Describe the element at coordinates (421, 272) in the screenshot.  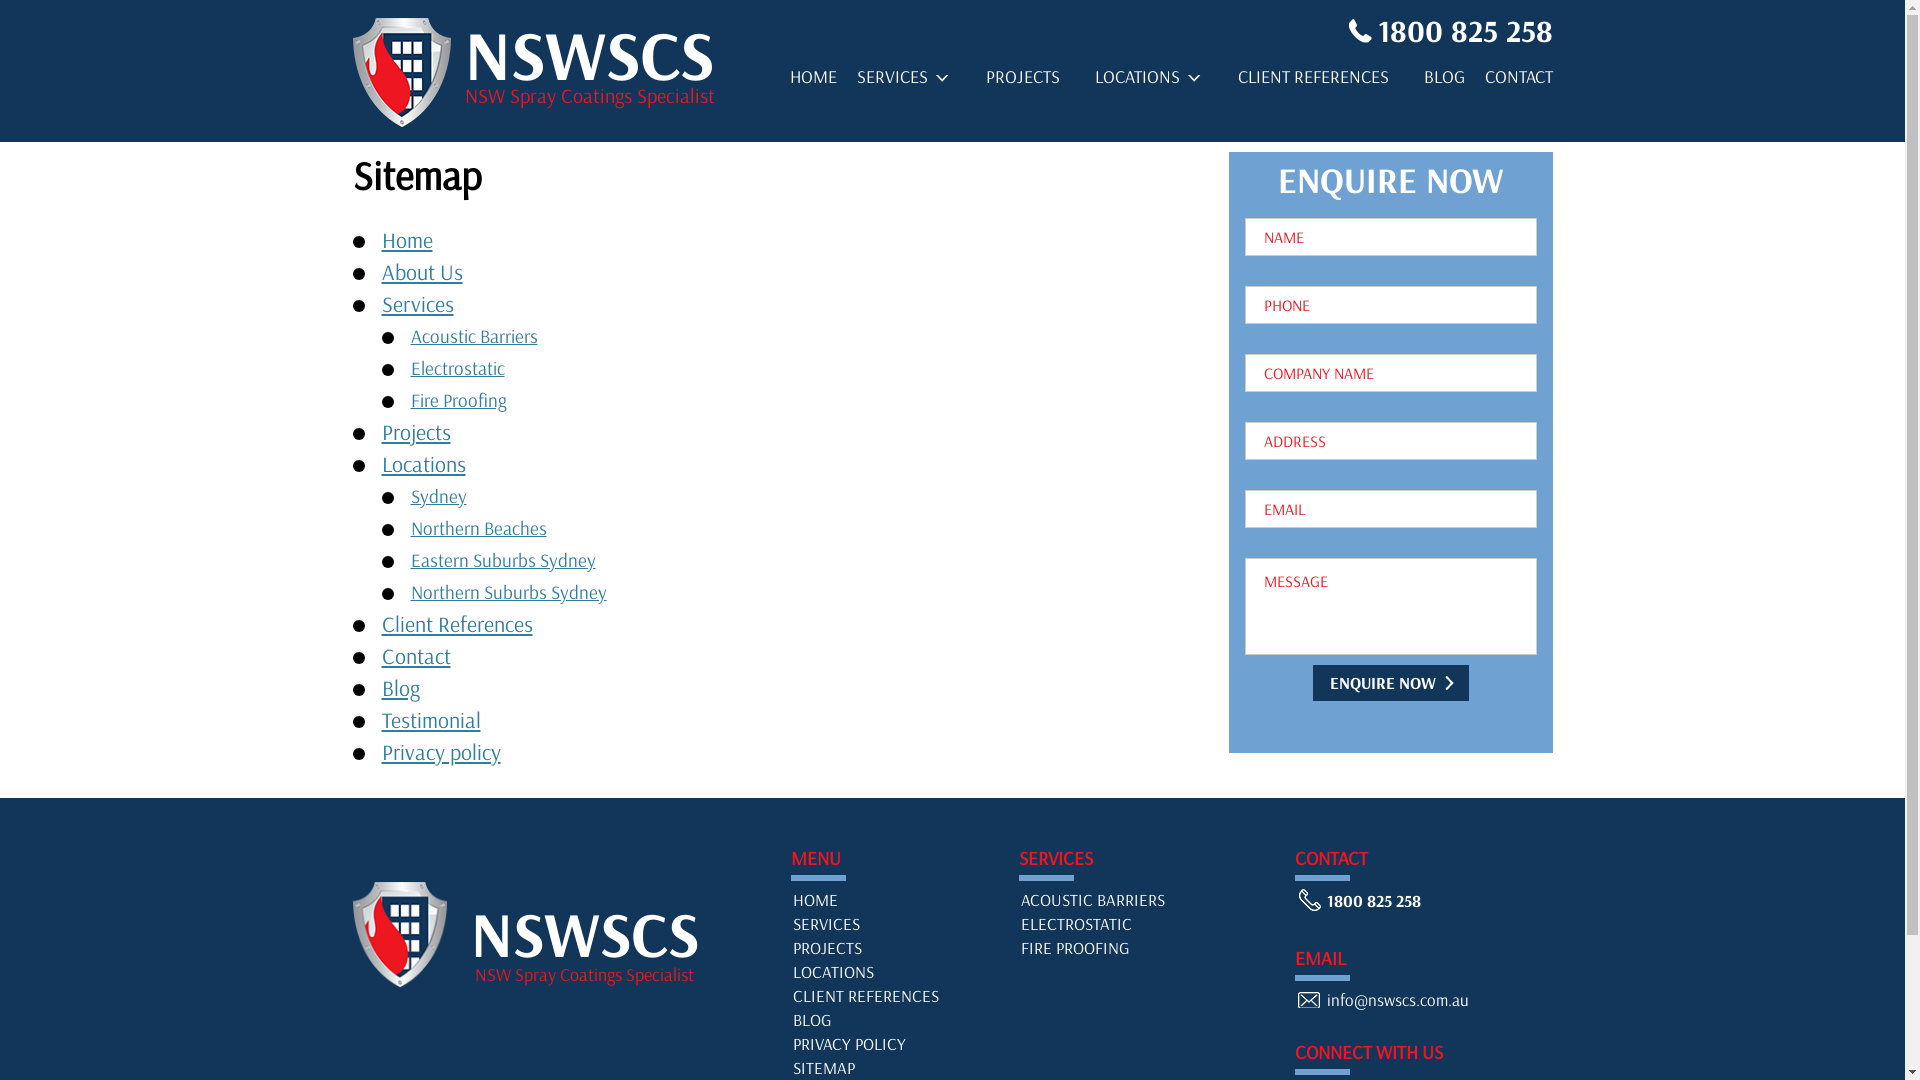
I see `'About Us'` at that location.